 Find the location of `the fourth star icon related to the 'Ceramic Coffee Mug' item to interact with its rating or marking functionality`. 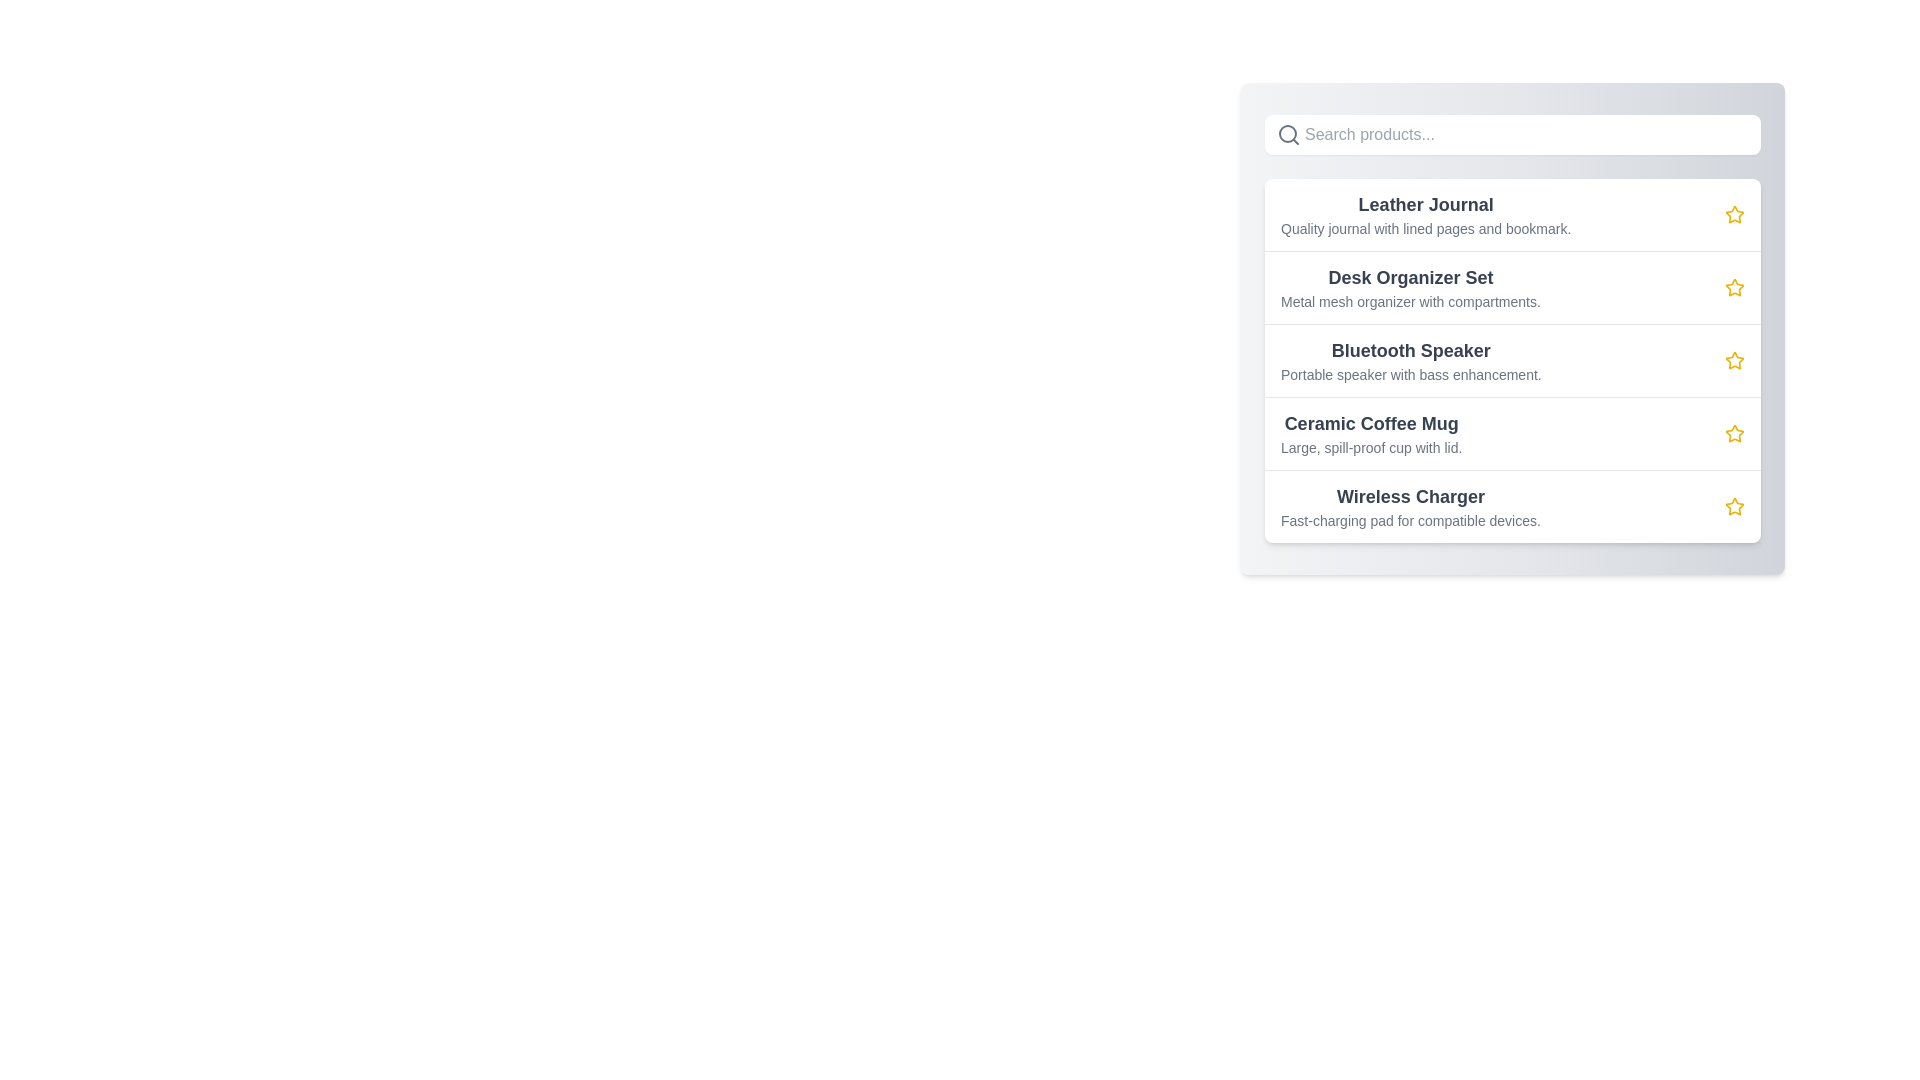

the fourth star icon related to the 'Ceramic Coffee Mug' item to interact with its rating or marking functionality is located at coordinates (1733, 433).